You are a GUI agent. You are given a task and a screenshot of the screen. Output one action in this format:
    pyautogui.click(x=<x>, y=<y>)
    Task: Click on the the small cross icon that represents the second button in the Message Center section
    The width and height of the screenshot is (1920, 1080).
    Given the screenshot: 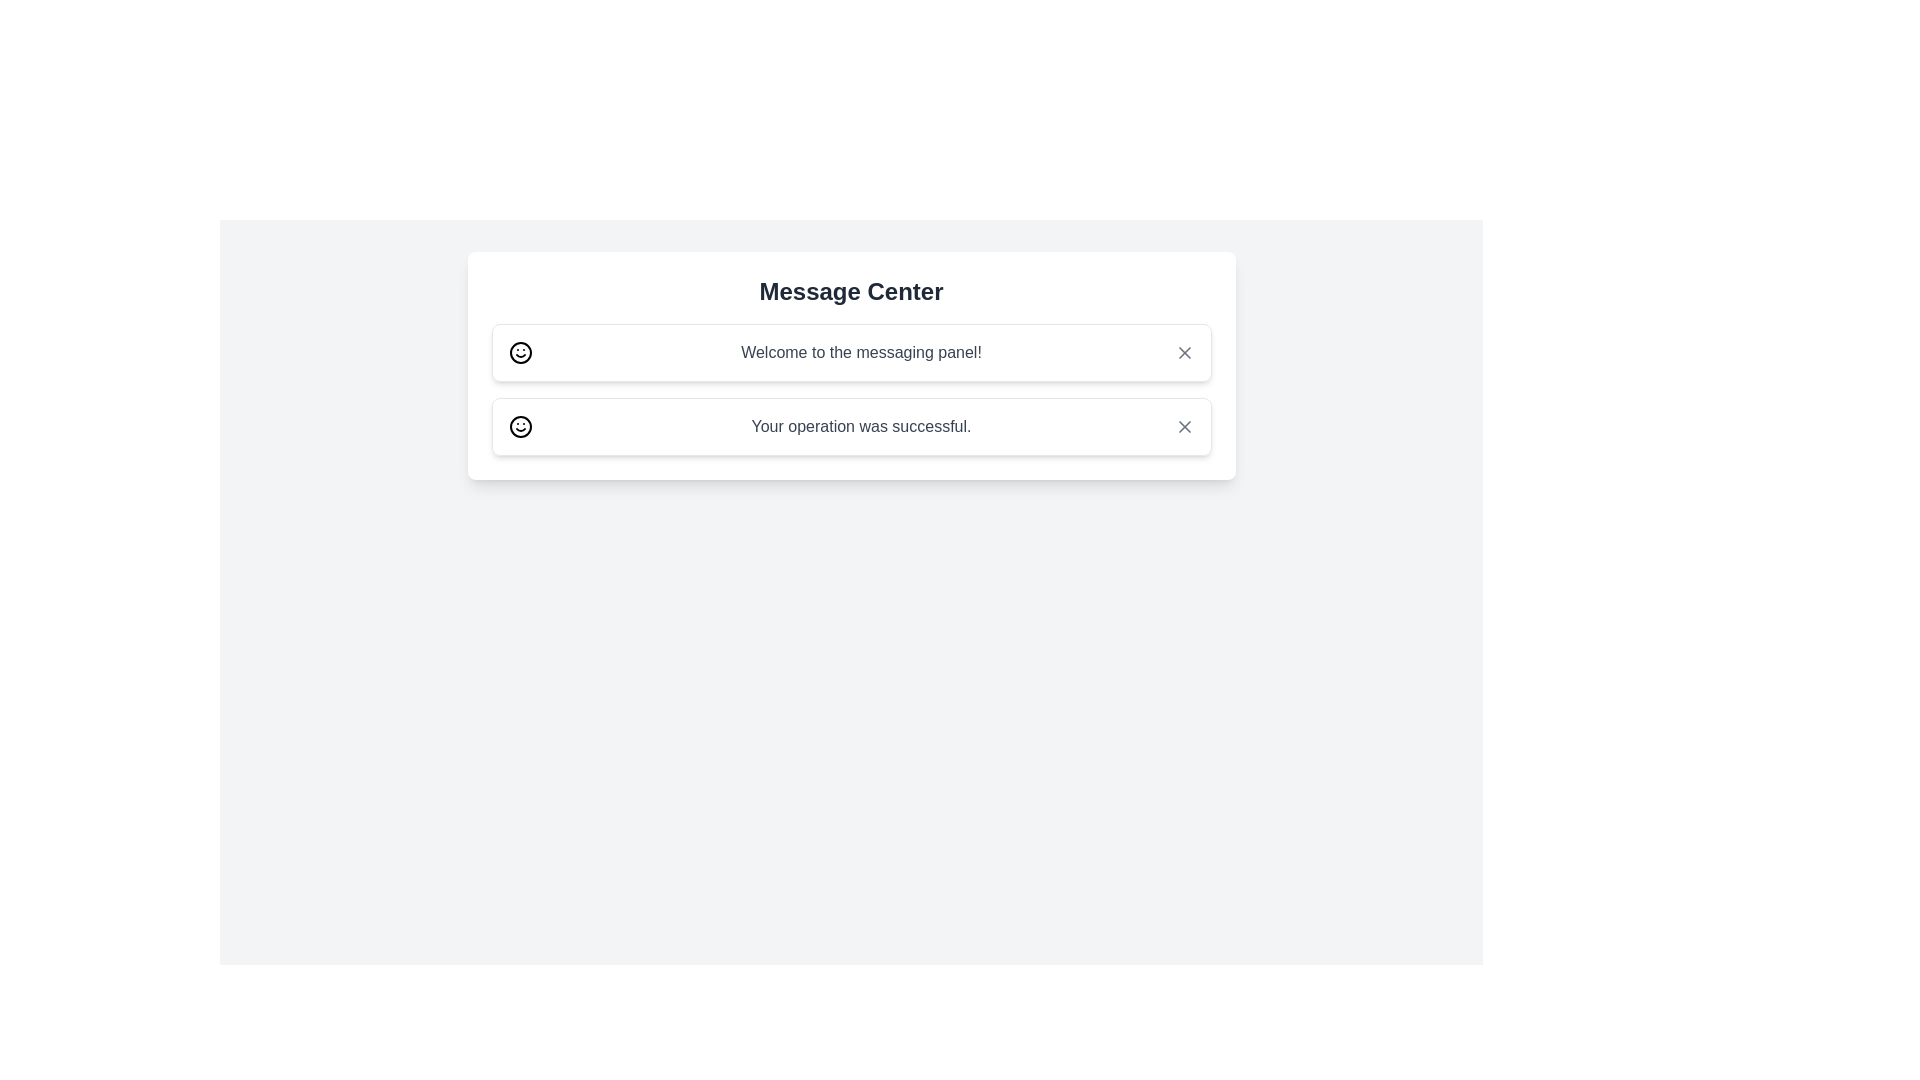 What is the action you would take?
    pyautogui.click(x=1184, y=426)
    